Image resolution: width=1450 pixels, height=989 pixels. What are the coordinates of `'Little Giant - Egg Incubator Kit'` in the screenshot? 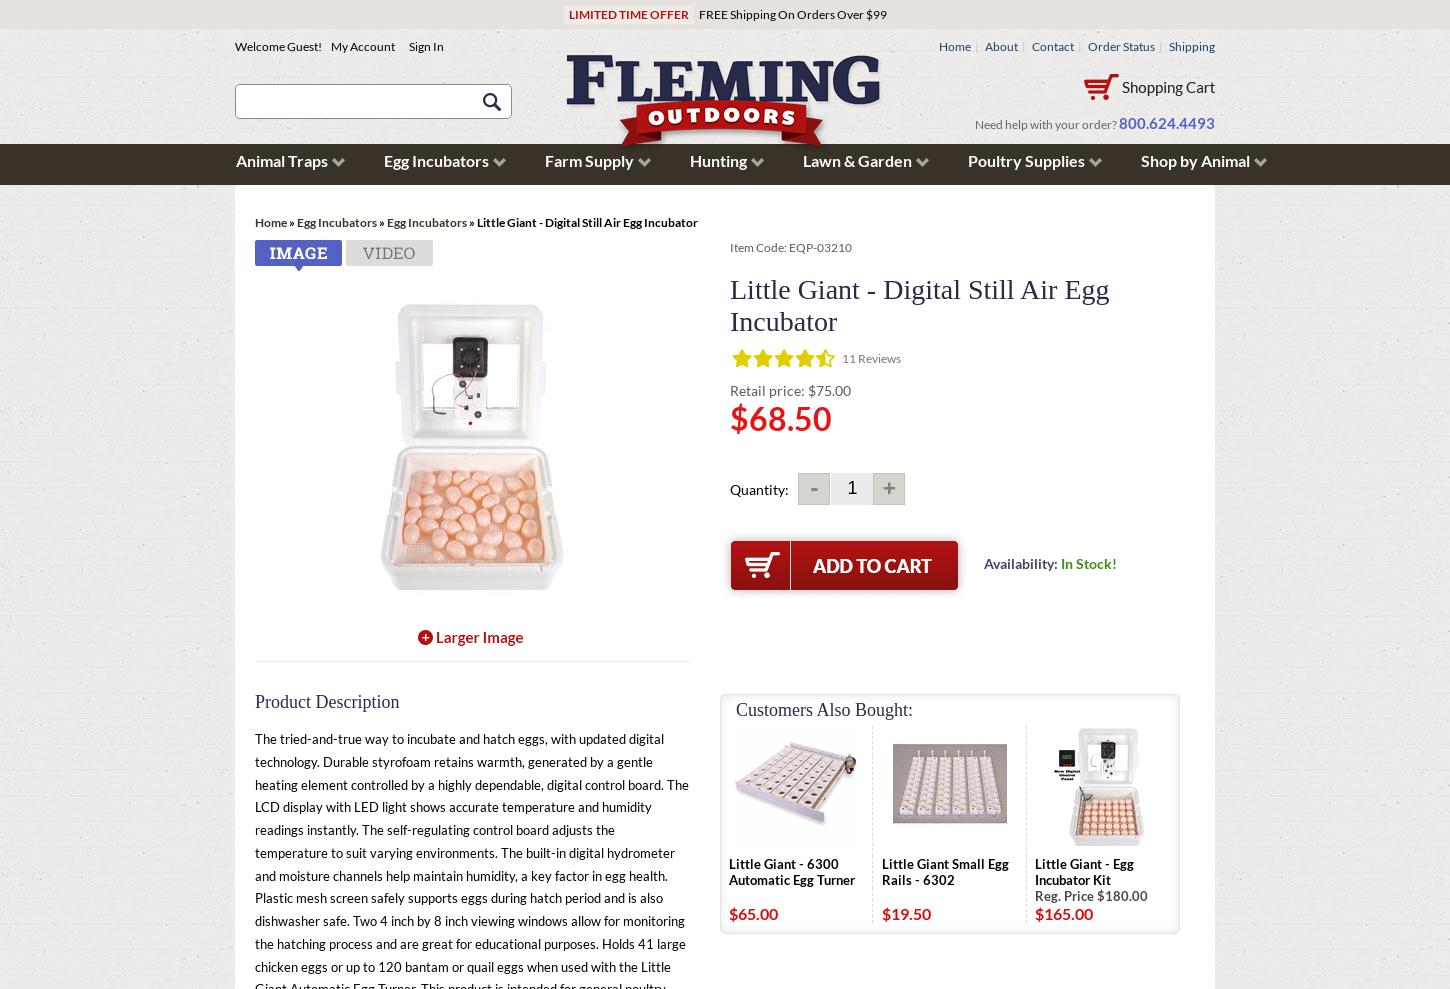 It's located at (1084, 871).